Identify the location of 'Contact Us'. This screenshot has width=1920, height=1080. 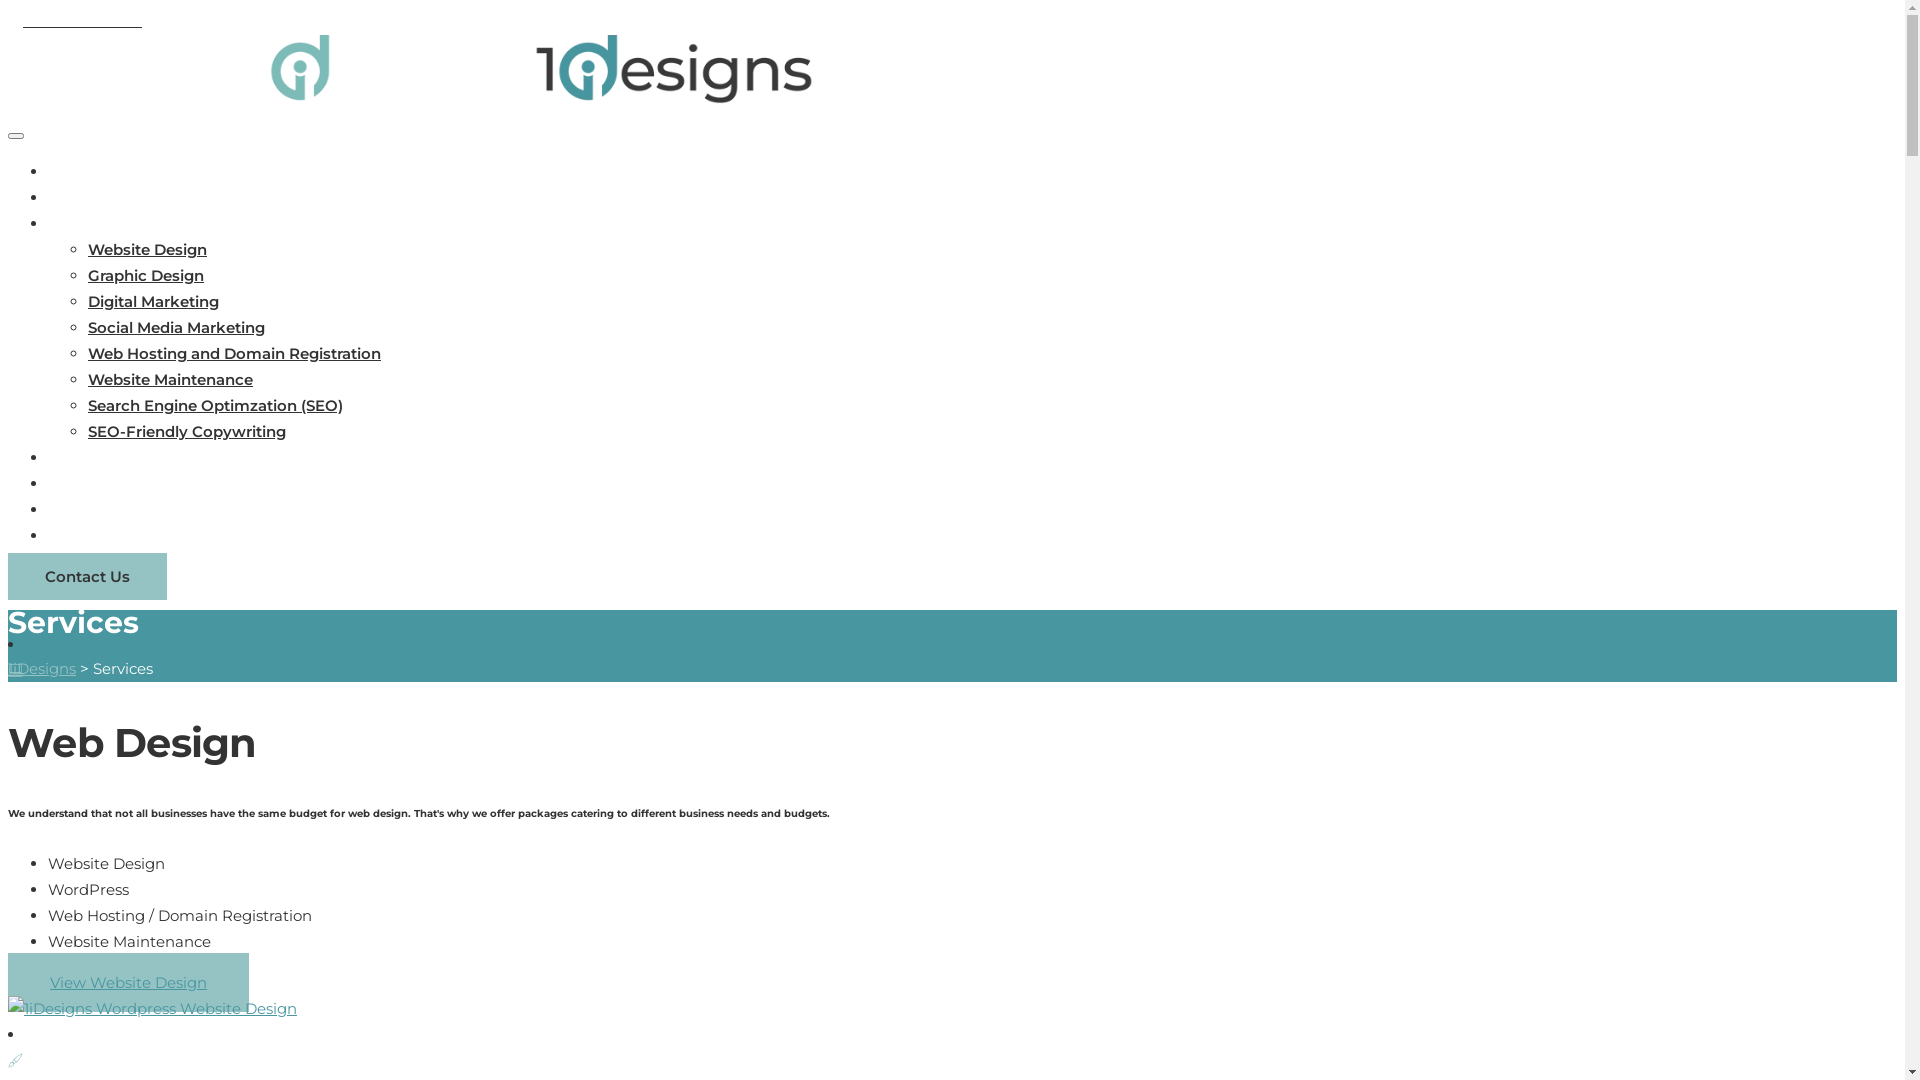
(86, 576).